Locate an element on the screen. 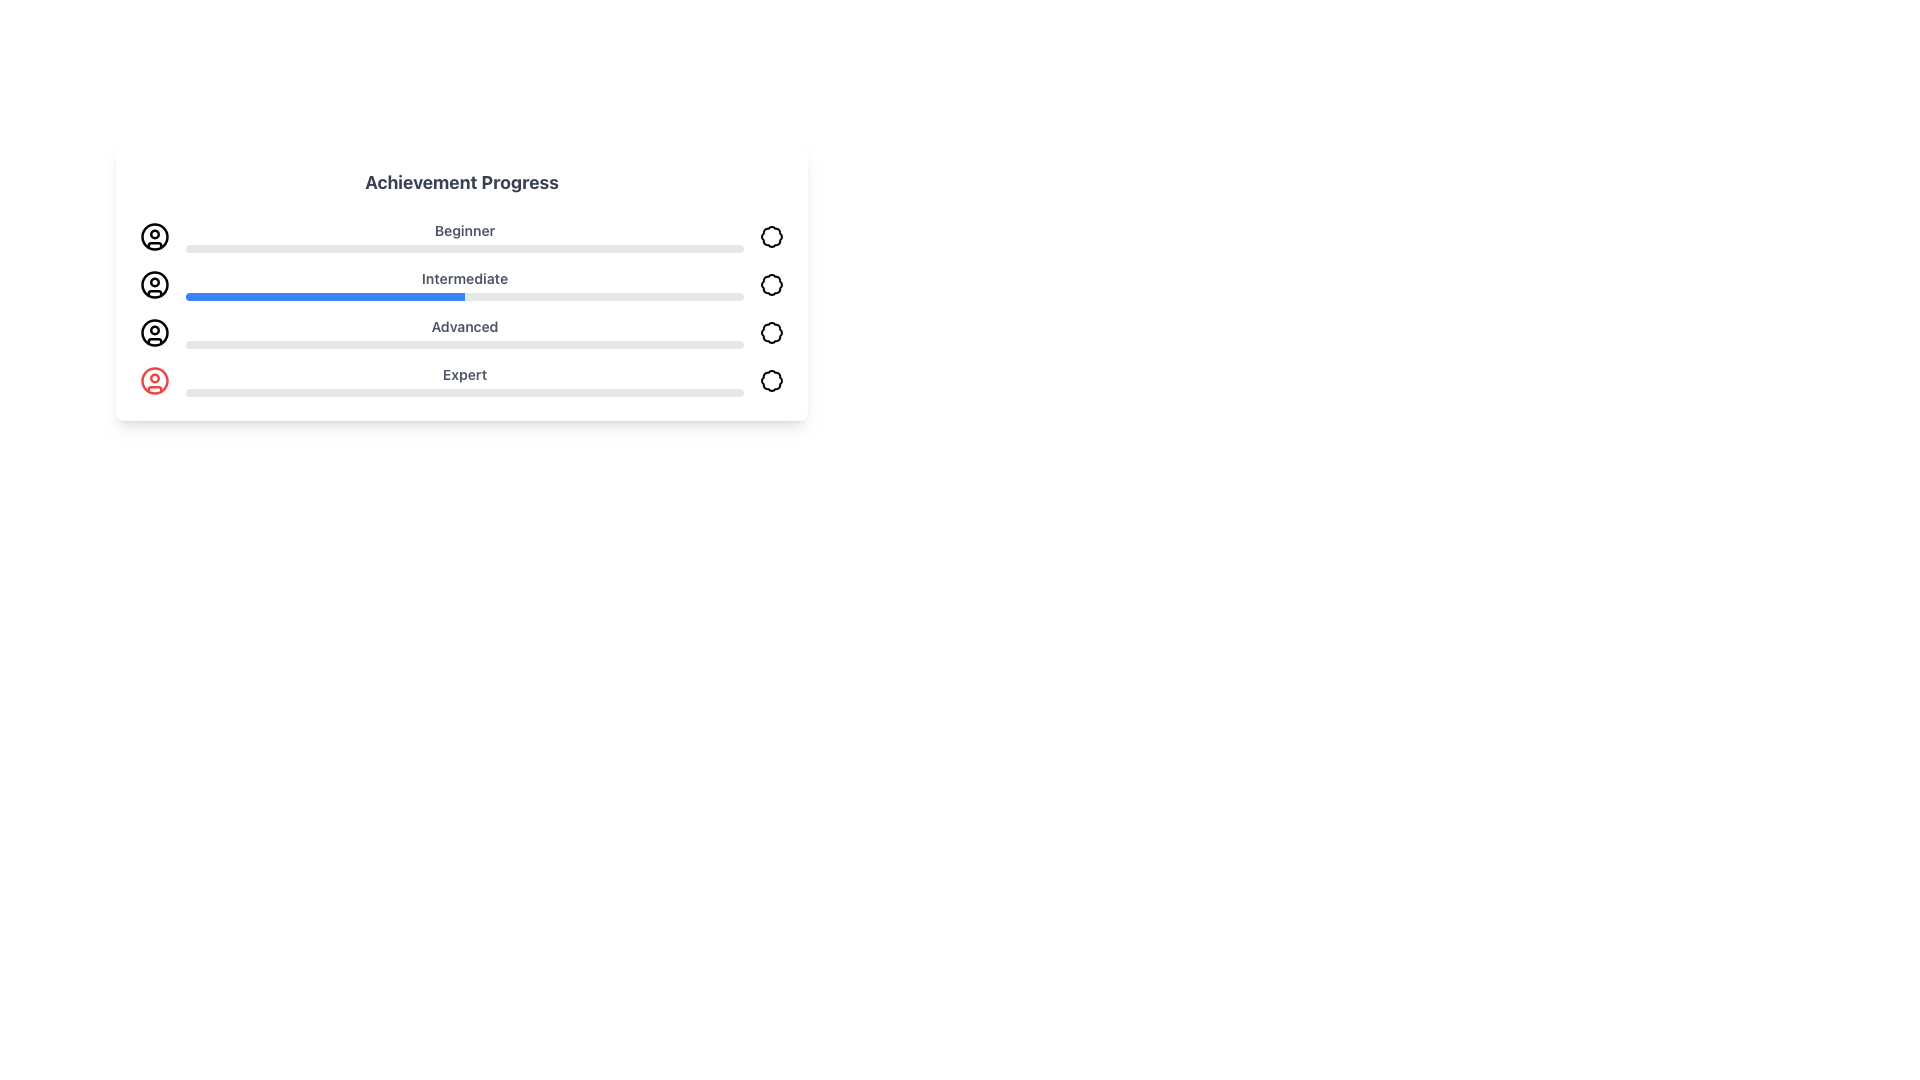  the Progress Indicator labeled 'Intermediate' which is the second item in the vertical list of progress indicators under 'Achievement Progress' is located at coordinates (464, 285).